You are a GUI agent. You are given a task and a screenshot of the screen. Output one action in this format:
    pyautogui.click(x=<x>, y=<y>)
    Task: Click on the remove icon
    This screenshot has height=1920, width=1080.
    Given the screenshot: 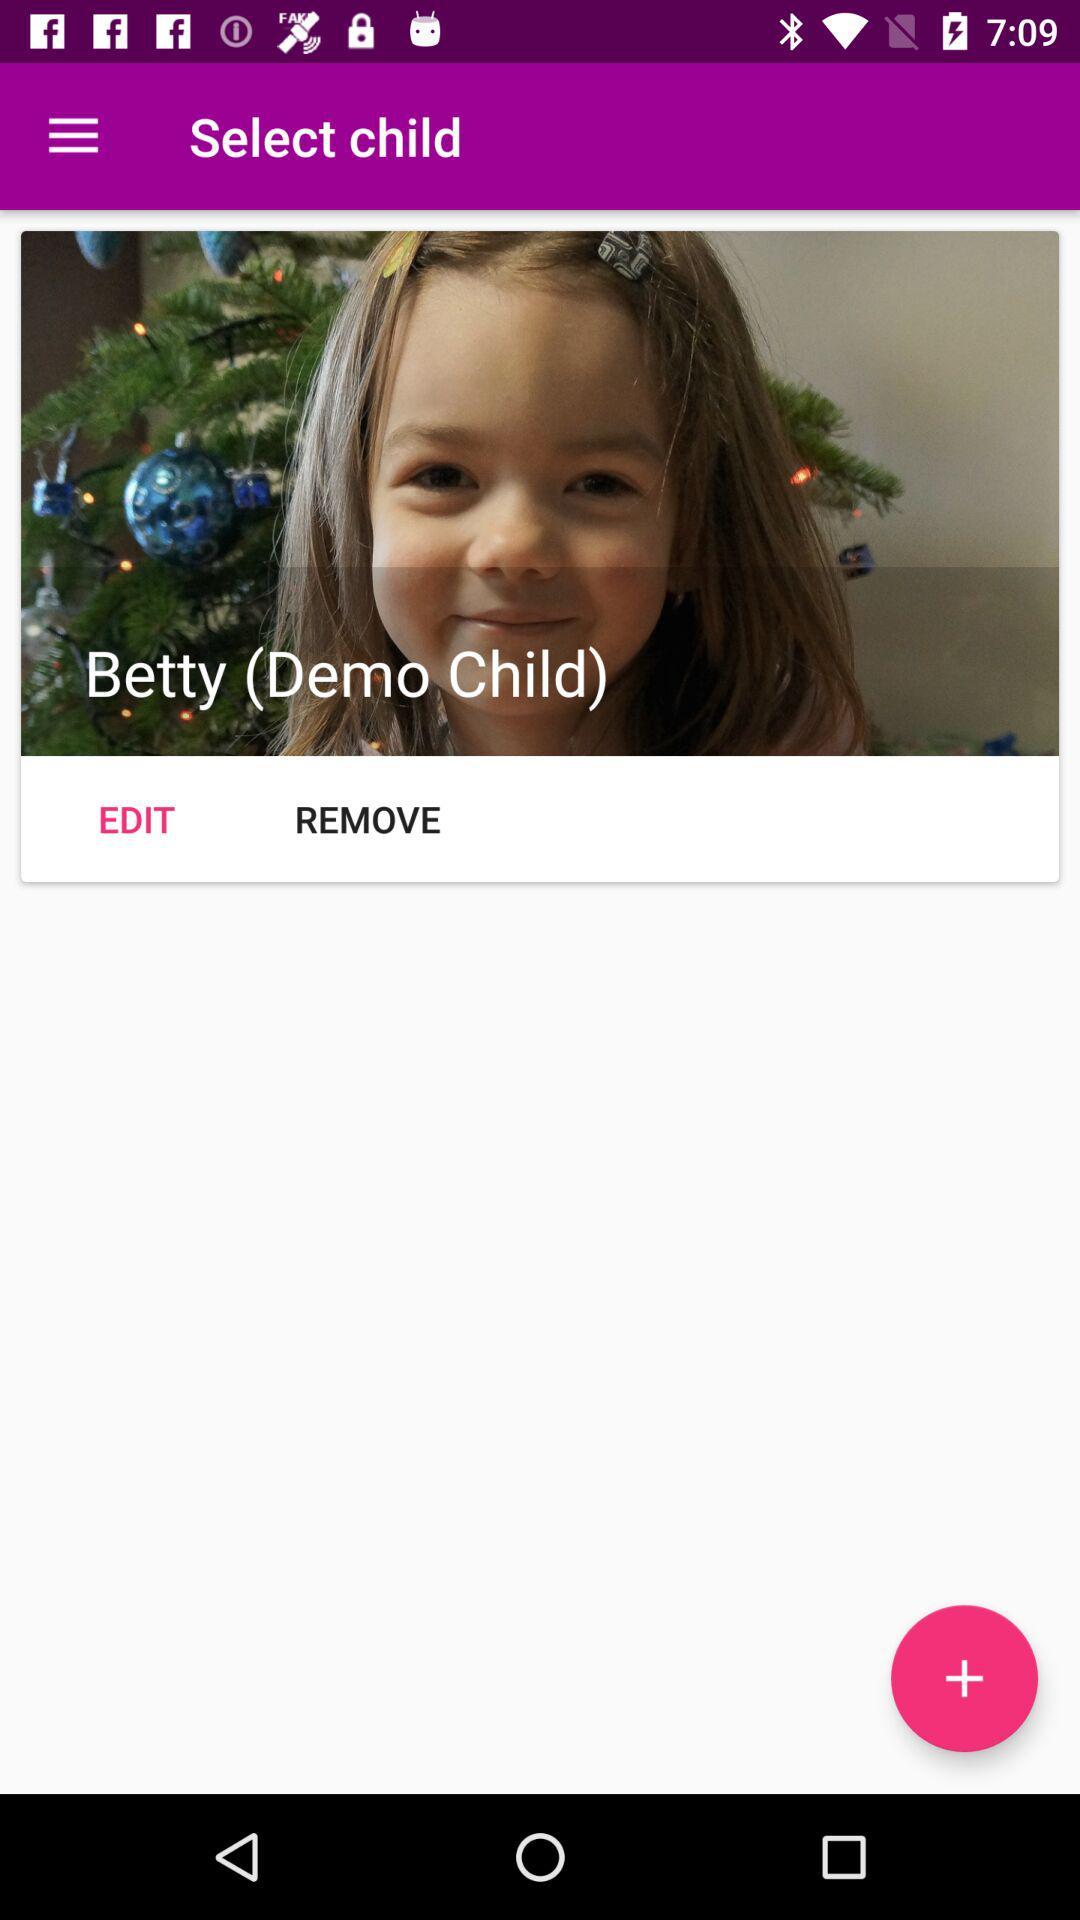 What is the action you would take?
    pyautogui.click(x=367, y=819)
    